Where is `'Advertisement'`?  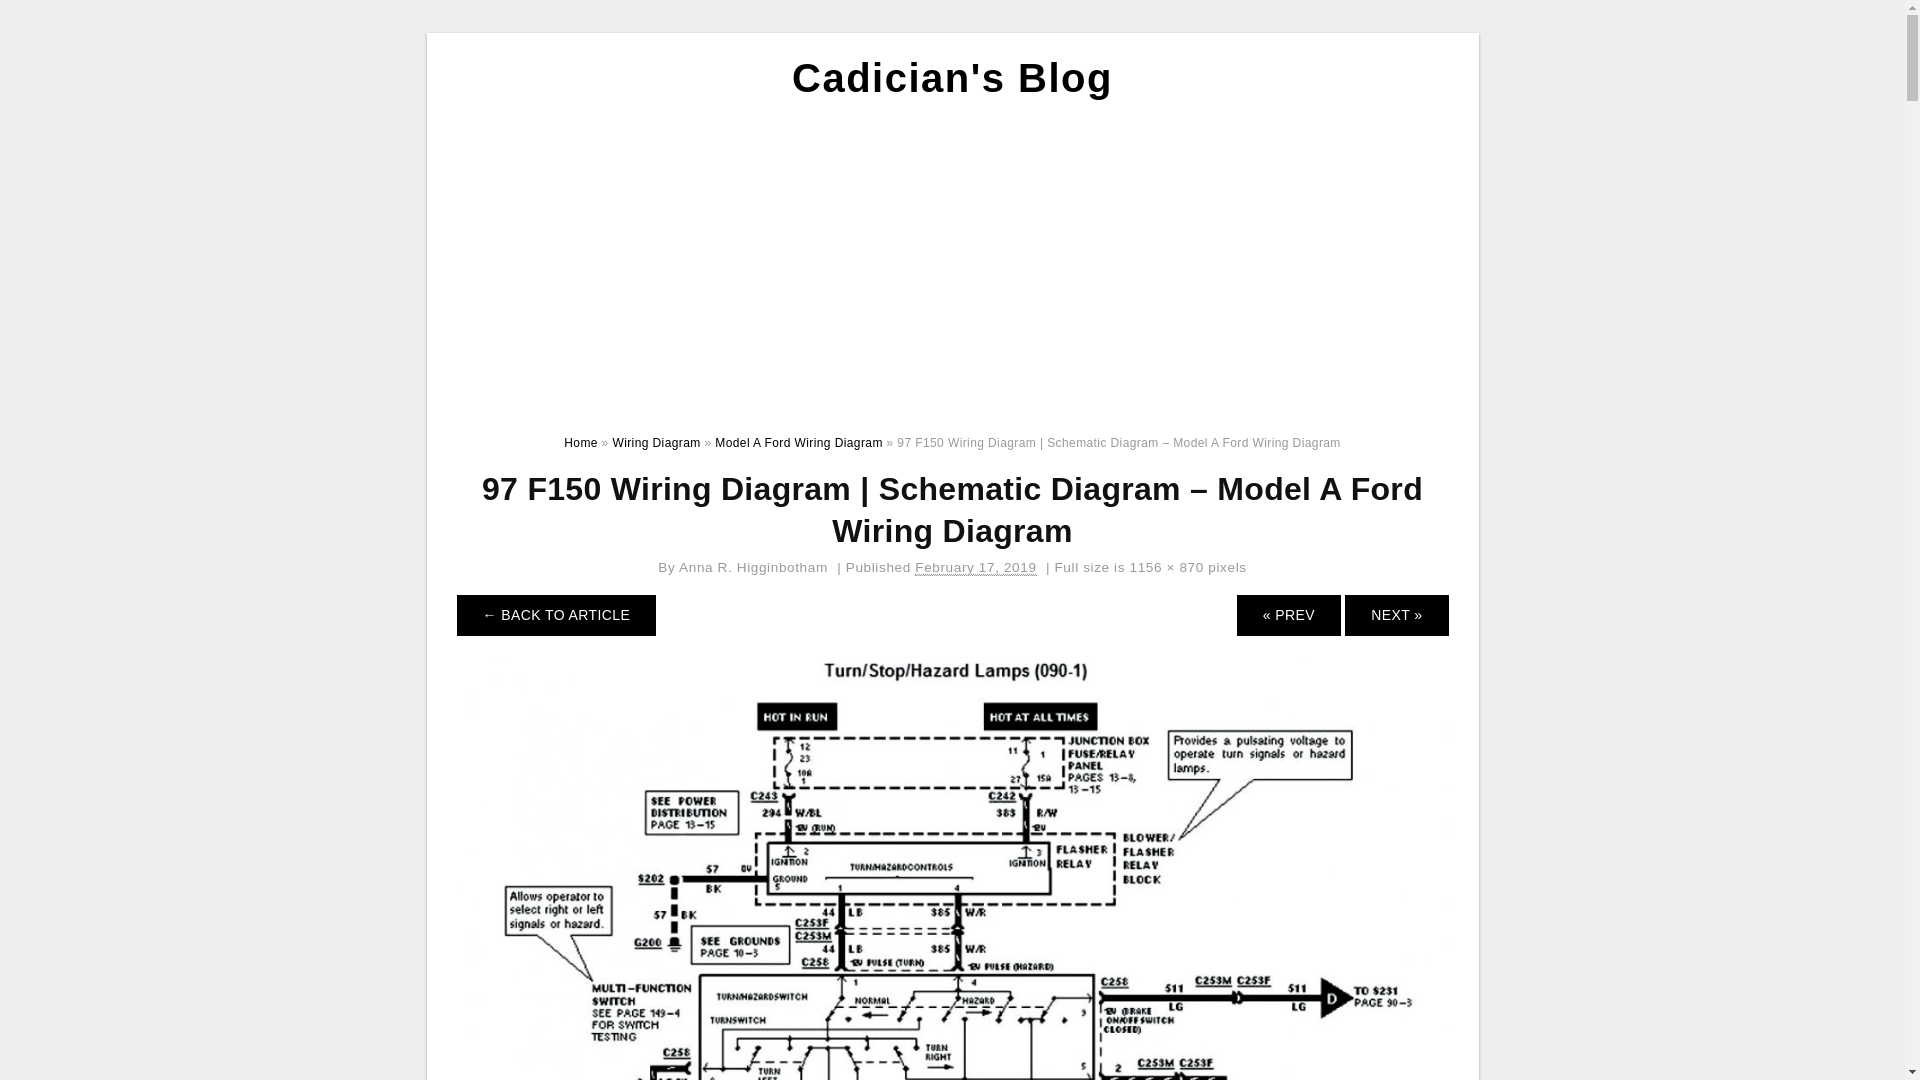 'Advertisement' is located at coordinates (440, 261).